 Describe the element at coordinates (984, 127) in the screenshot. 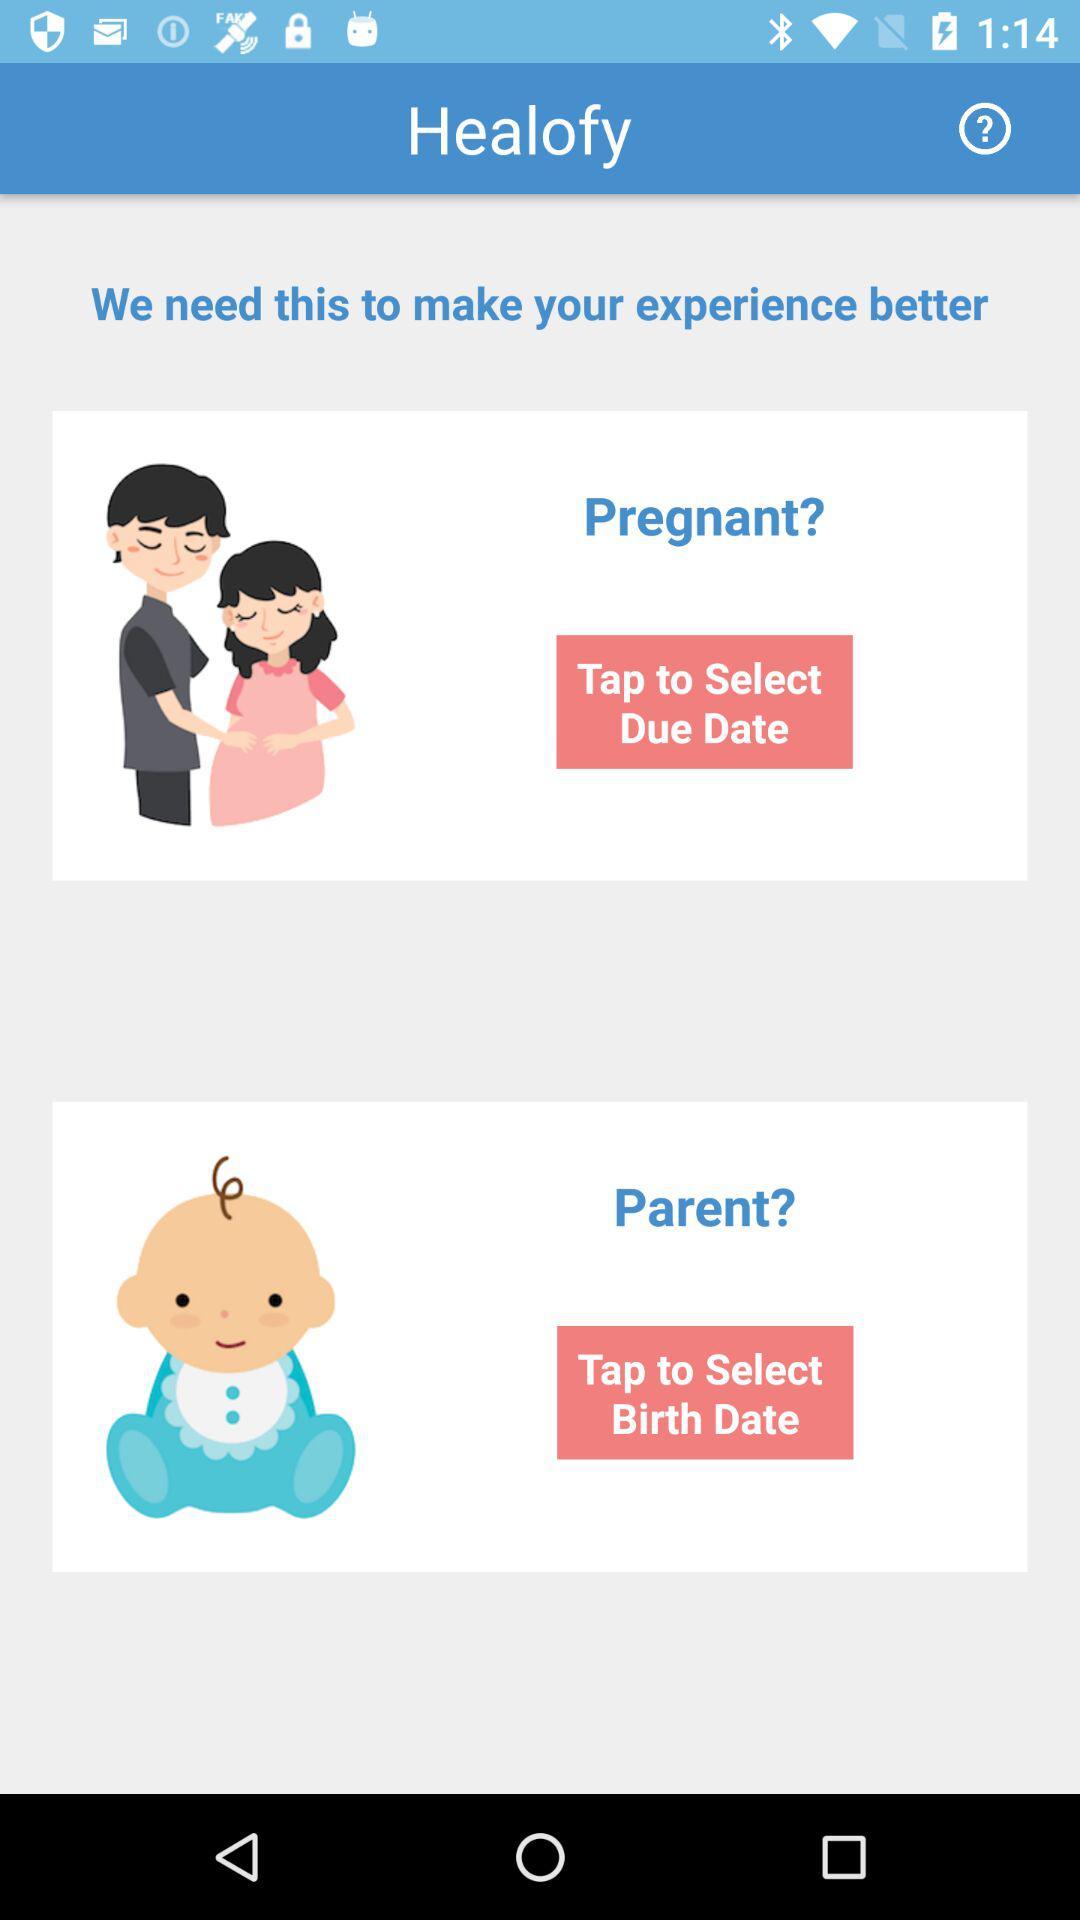

I see `open help page` at that location.